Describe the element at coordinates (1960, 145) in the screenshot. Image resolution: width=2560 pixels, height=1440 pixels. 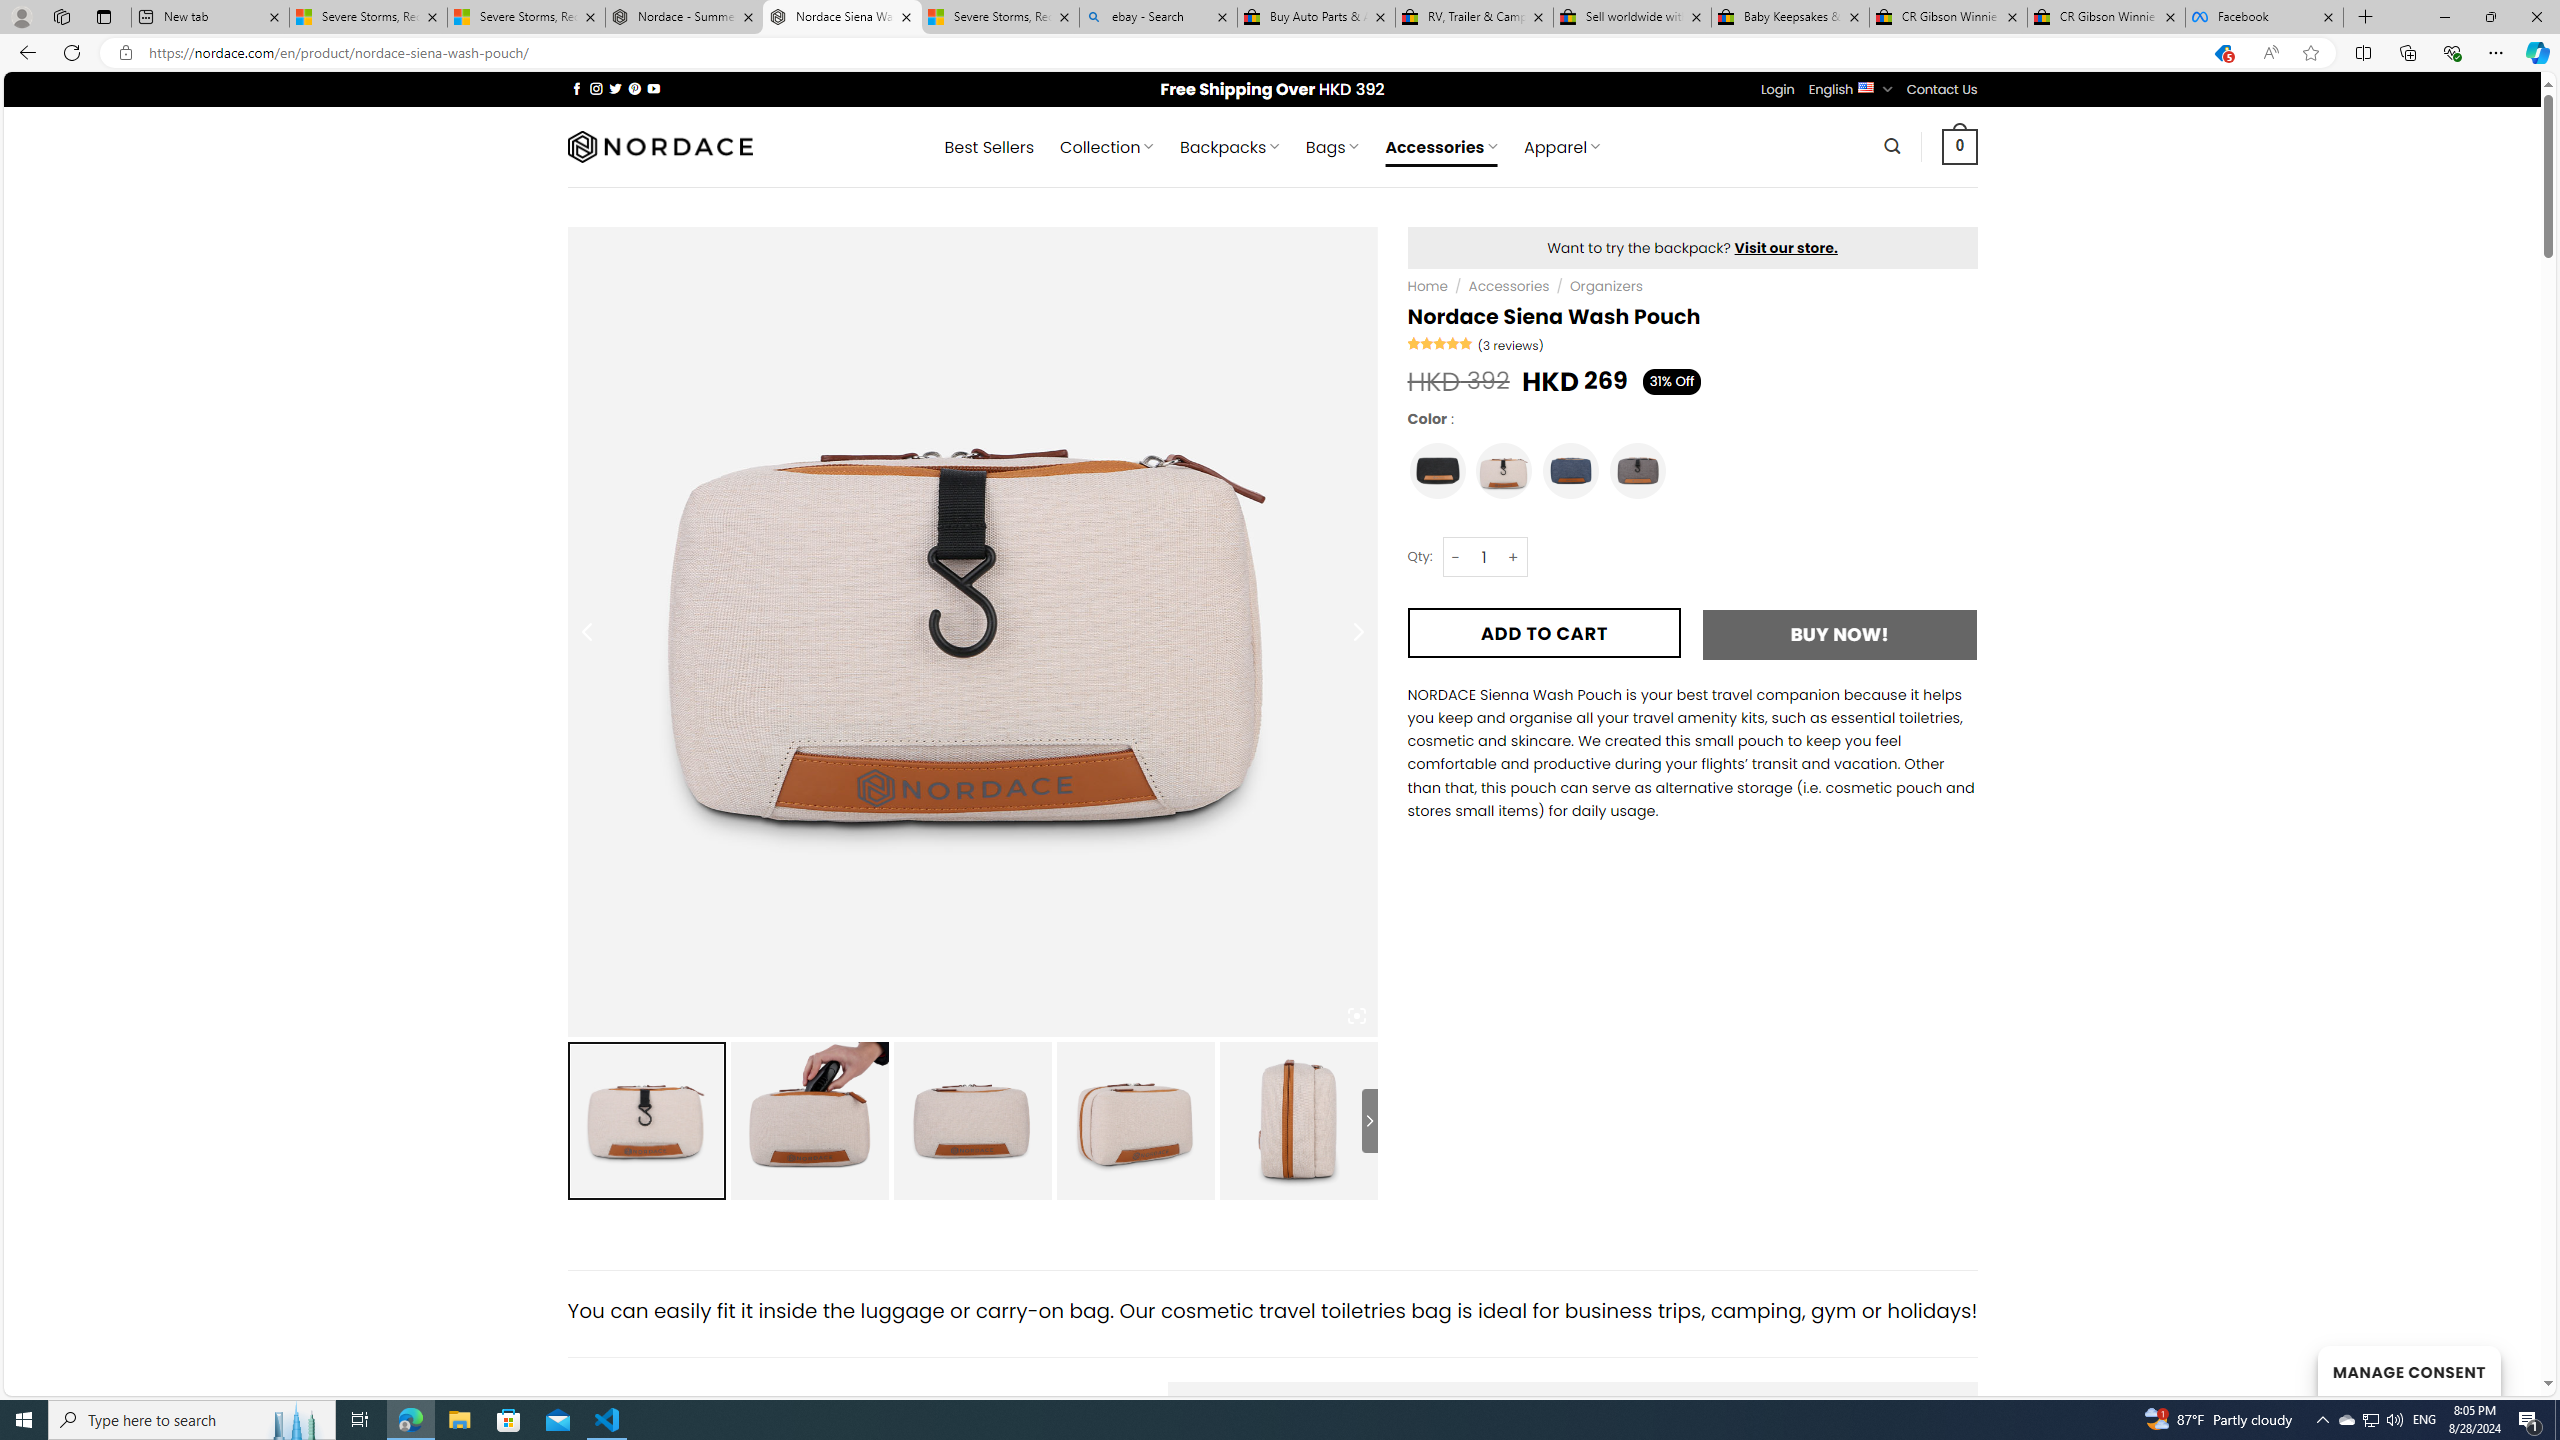
I see `'  0  '` at that location.